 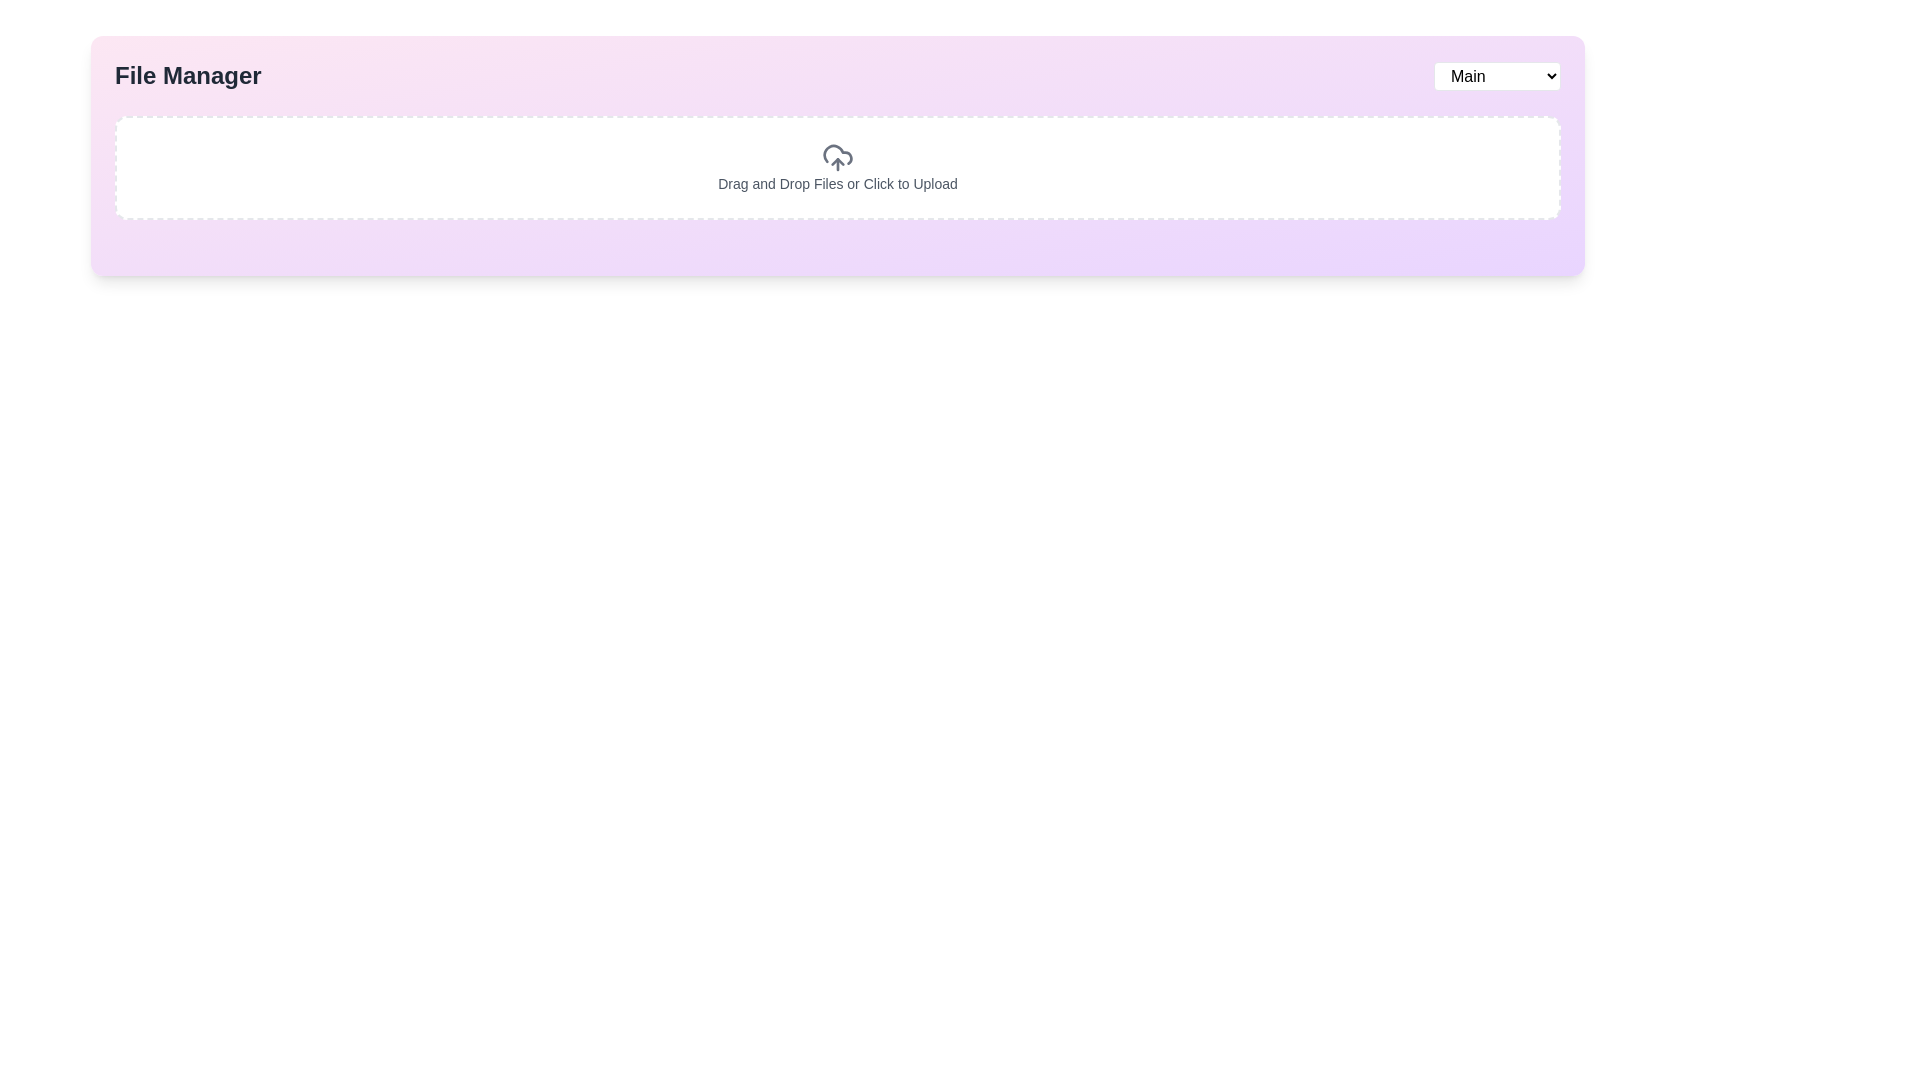 I want to click on the text label that says 'Drag and Drop Files or Click to Upload' to read its content, so click(x=838, y=184).